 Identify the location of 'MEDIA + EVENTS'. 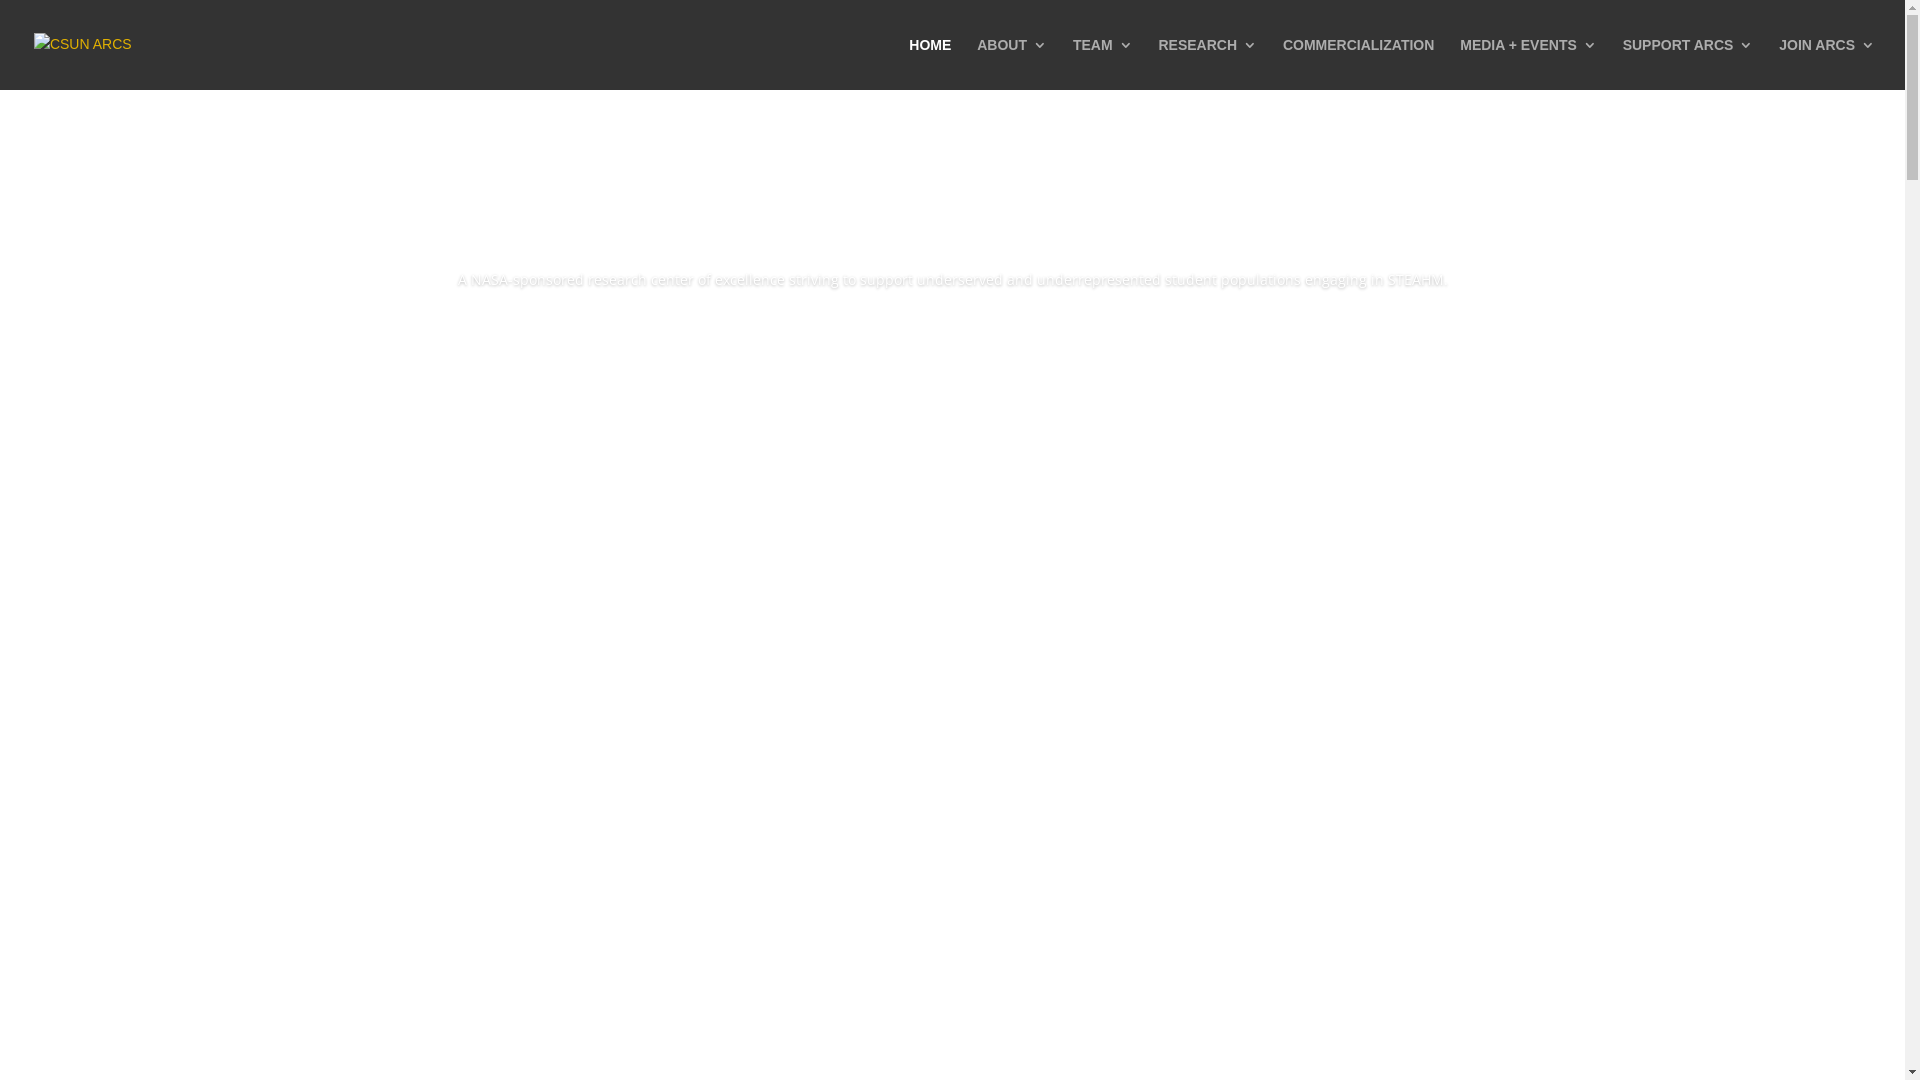
(1527, 63).